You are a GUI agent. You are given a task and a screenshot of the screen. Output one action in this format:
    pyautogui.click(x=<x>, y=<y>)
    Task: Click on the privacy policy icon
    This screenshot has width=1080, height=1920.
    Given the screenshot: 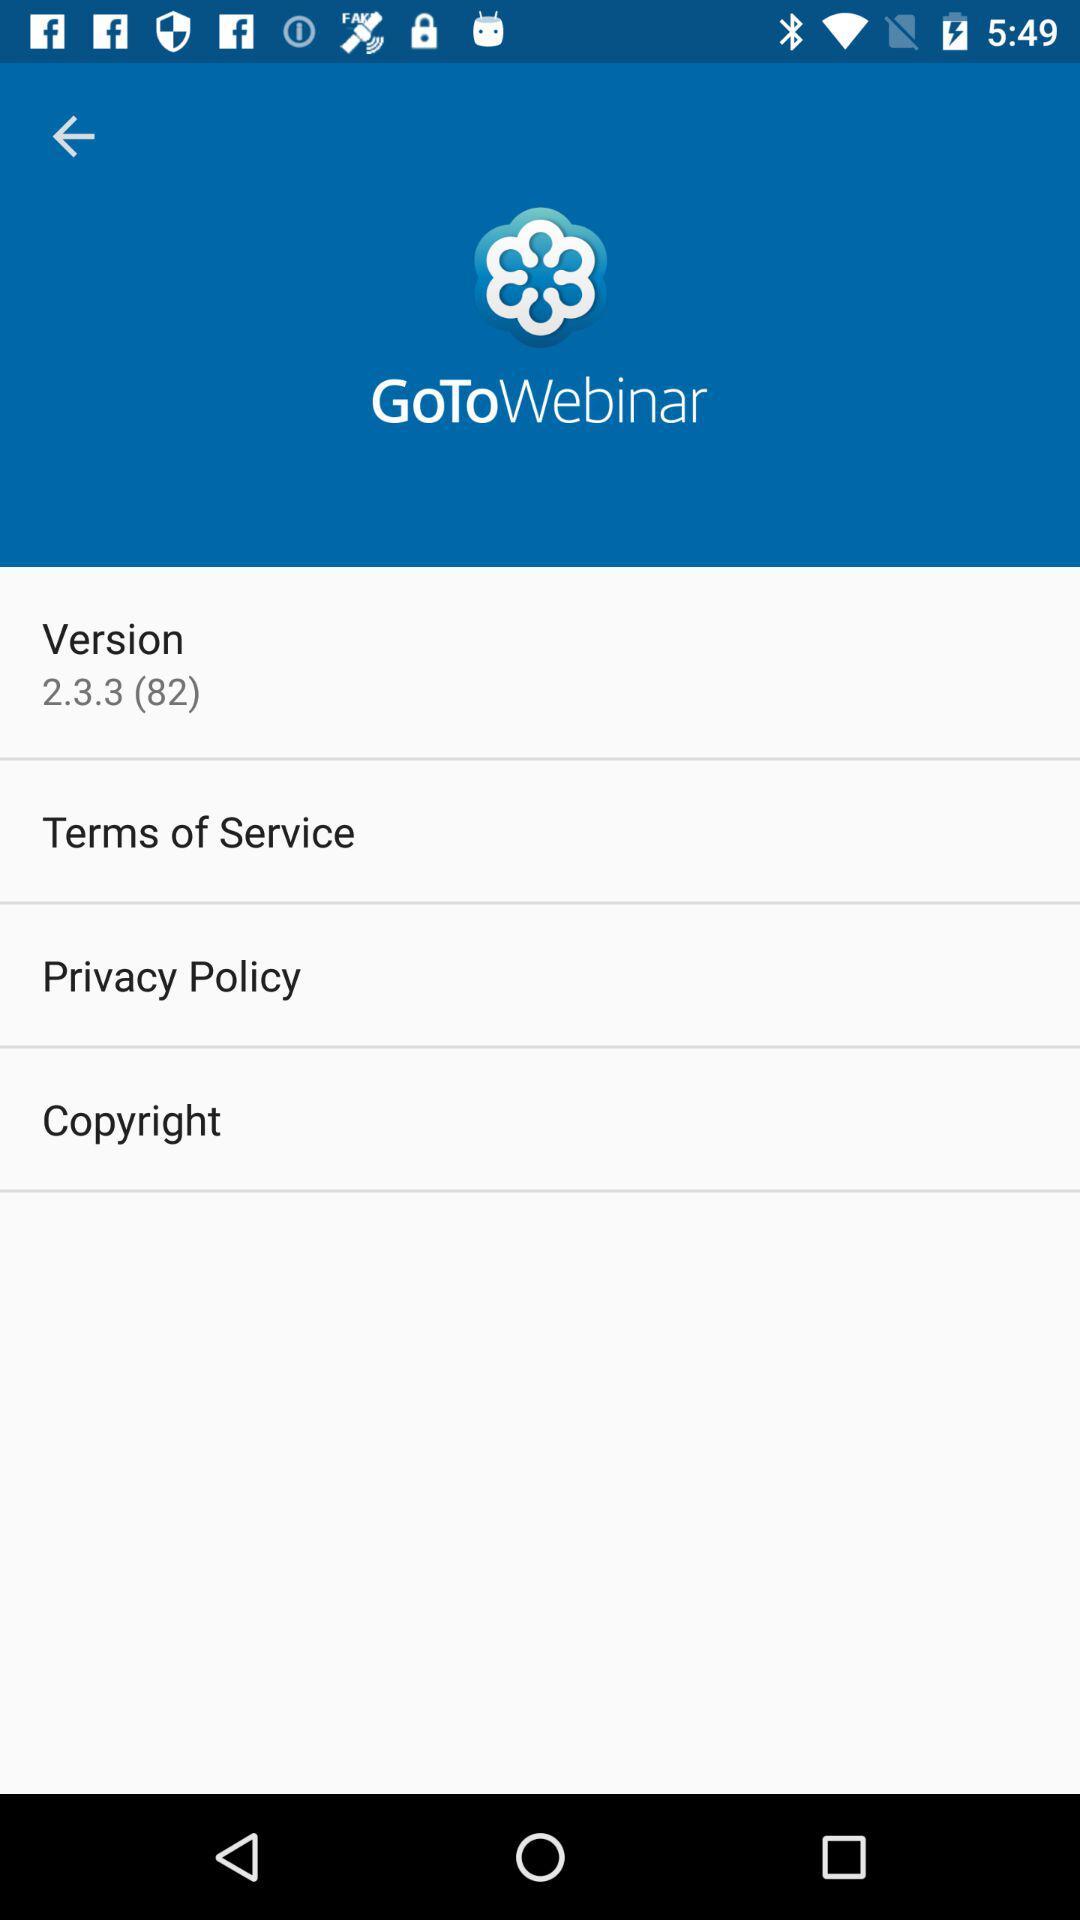 What is the action you would take?
    pyautogui.click(x=170, y=974)
    